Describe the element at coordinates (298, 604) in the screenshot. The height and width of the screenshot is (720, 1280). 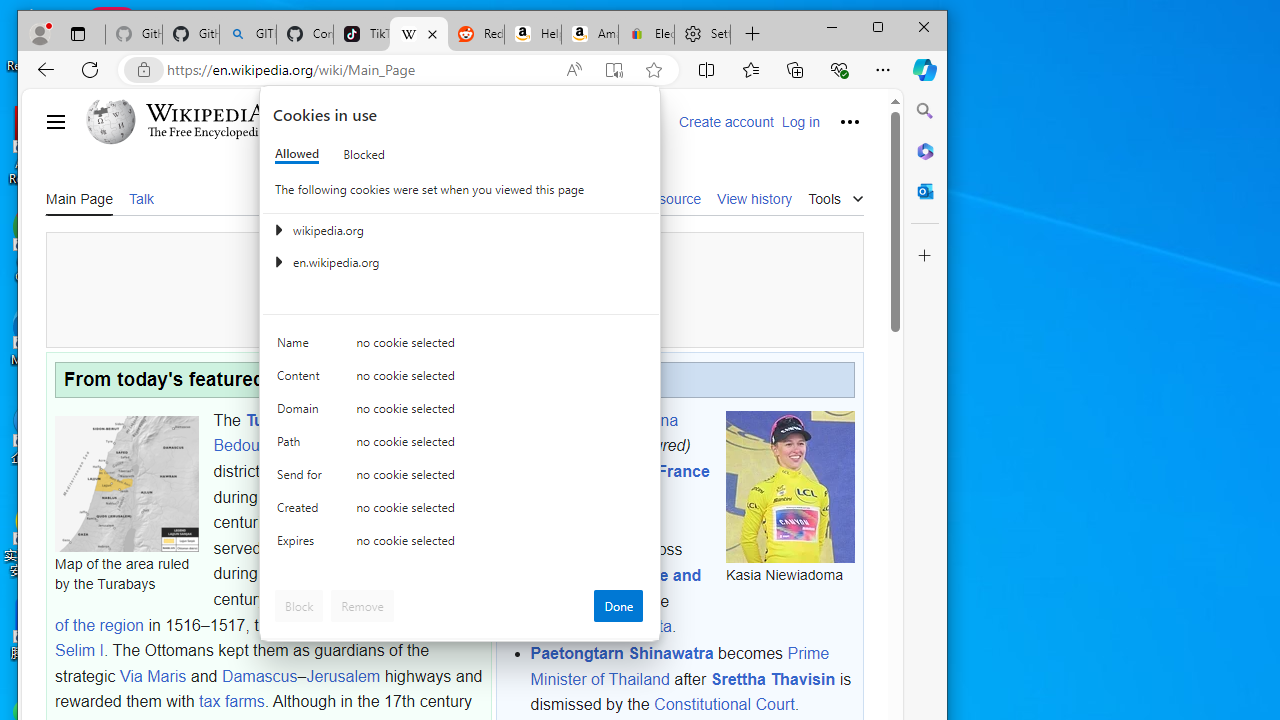
I see `'Block'` at that location.